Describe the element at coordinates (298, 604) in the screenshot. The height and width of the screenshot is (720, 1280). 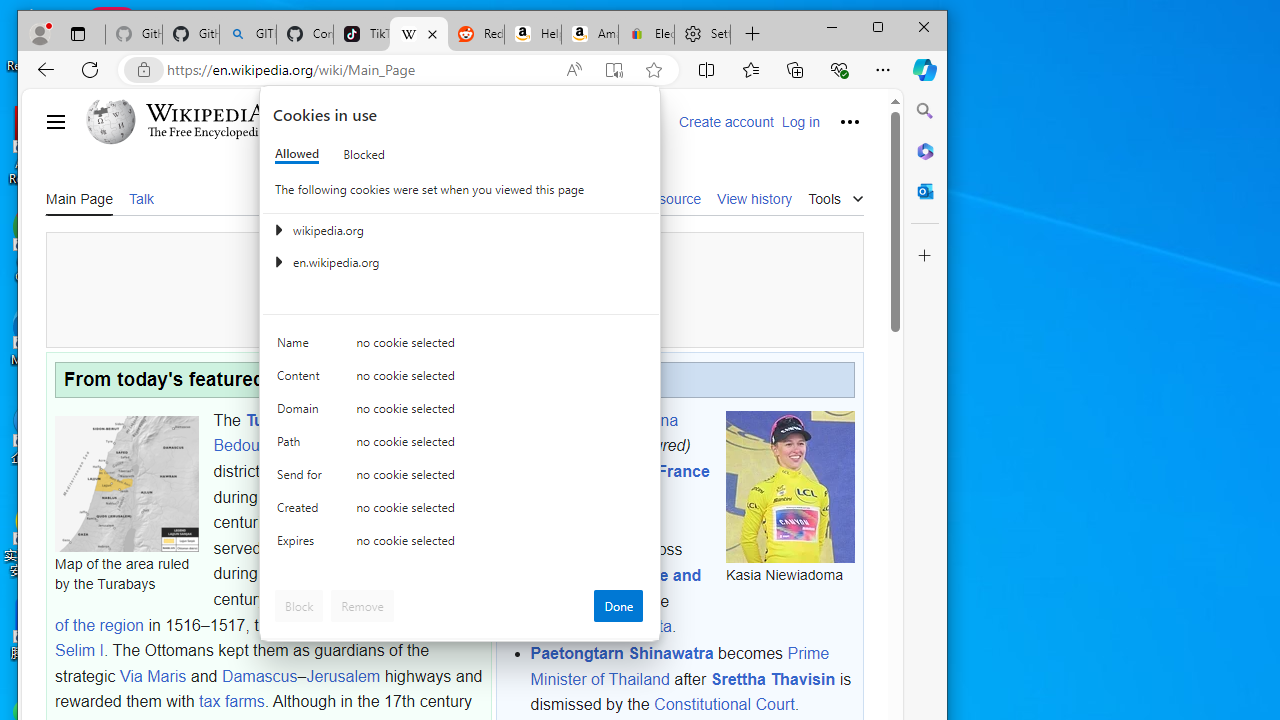
I see `'Block'` at that location.